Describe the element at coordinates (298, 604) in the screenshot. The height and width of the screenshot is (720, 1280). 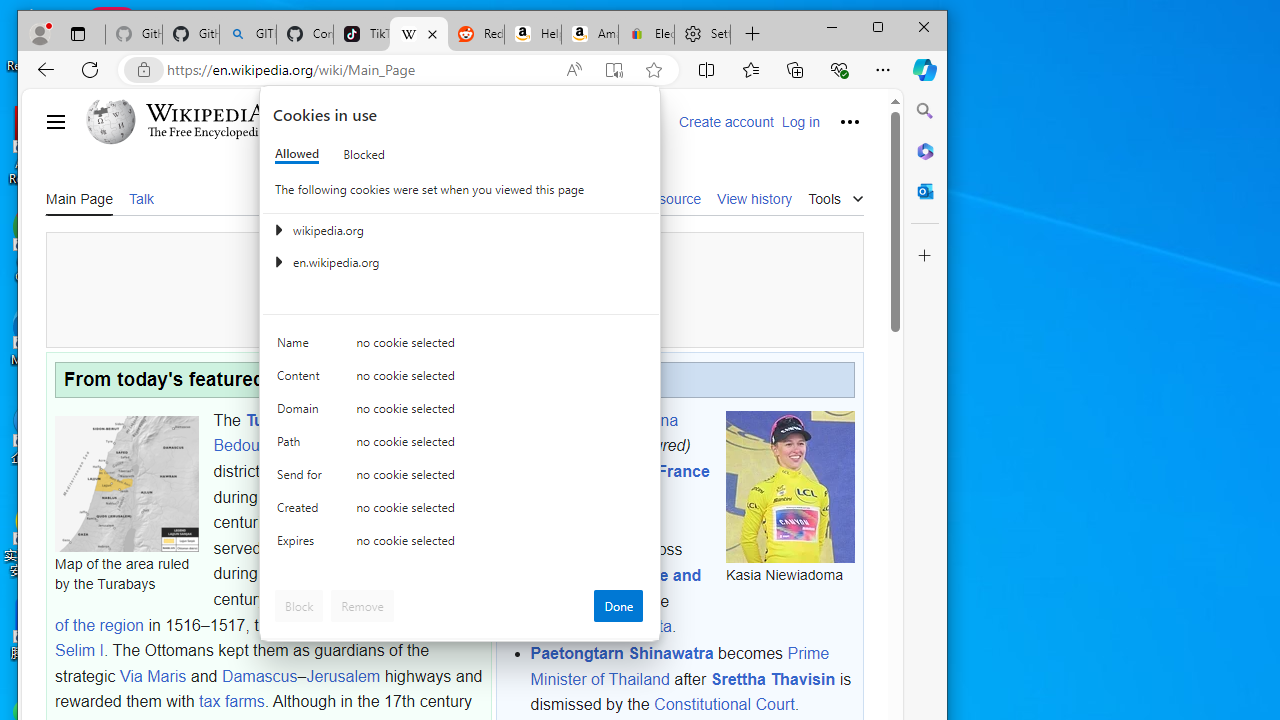
I see `'Block'` at that location.